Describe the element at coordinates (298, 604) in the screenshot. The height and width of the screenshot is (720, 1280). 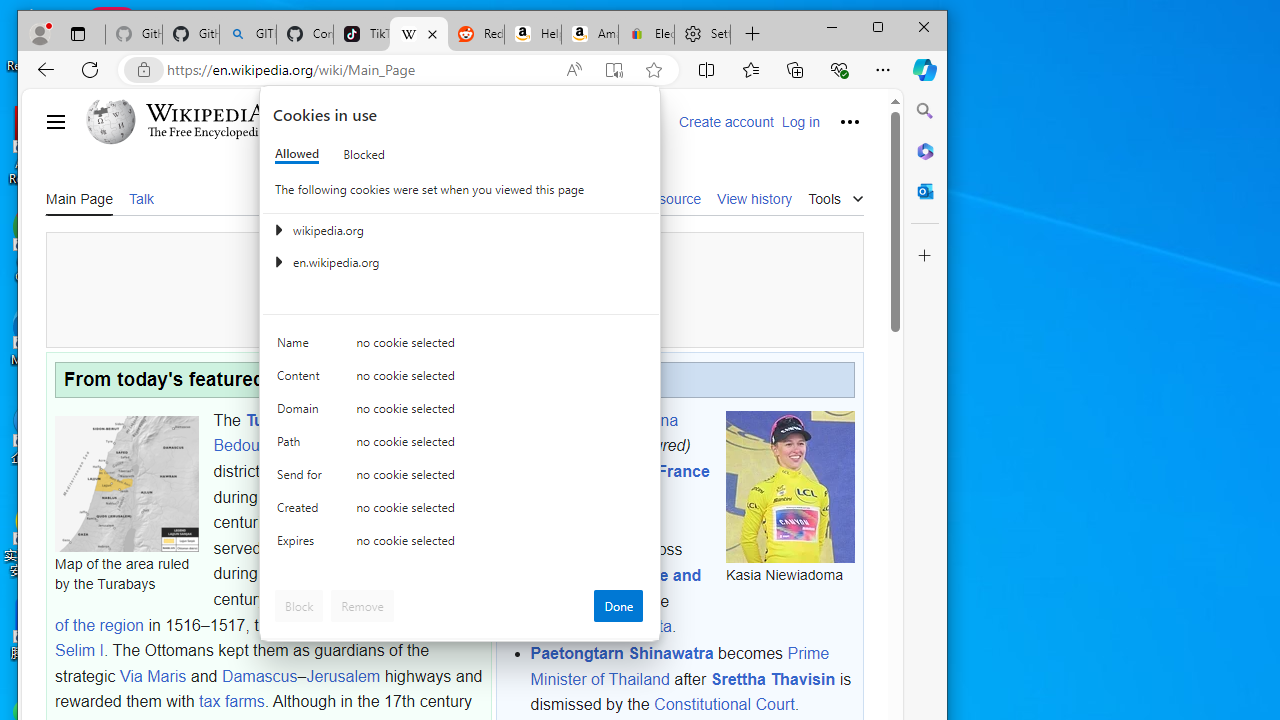
I see `'Block'` at that location.